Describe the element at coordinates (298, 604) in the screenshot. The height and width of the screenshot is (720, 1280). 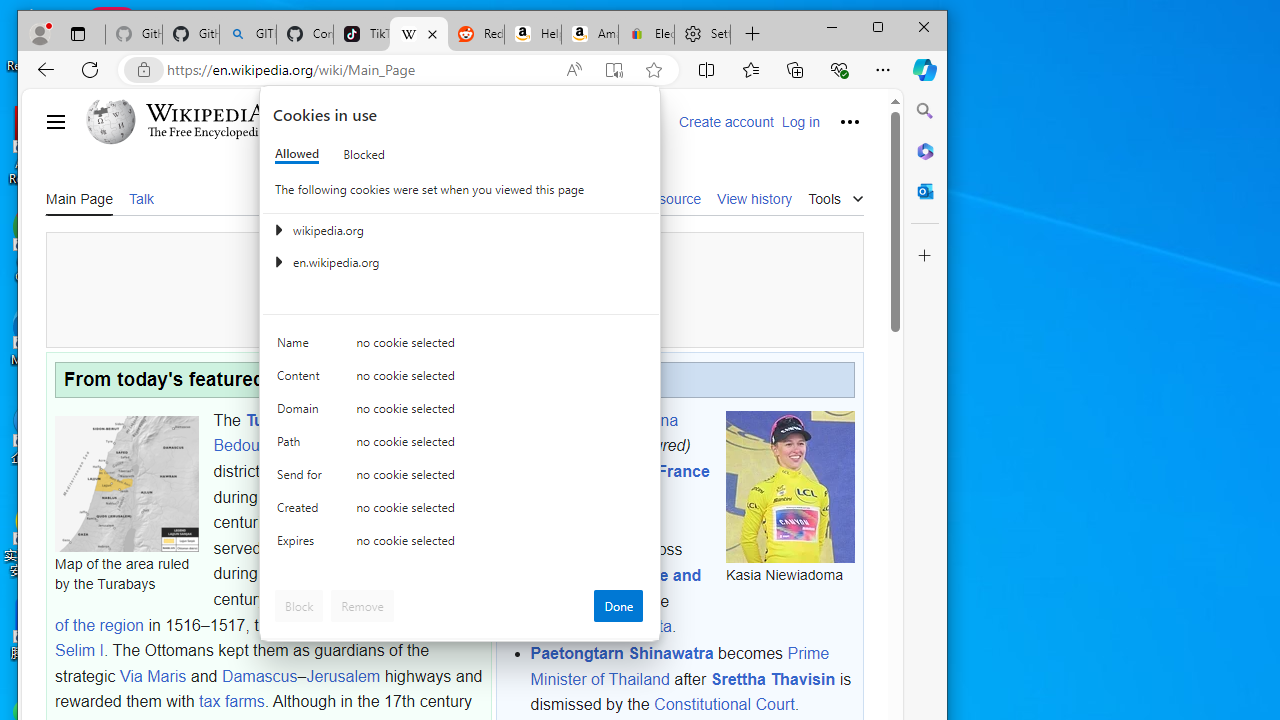
I see `'Block'` at that location.